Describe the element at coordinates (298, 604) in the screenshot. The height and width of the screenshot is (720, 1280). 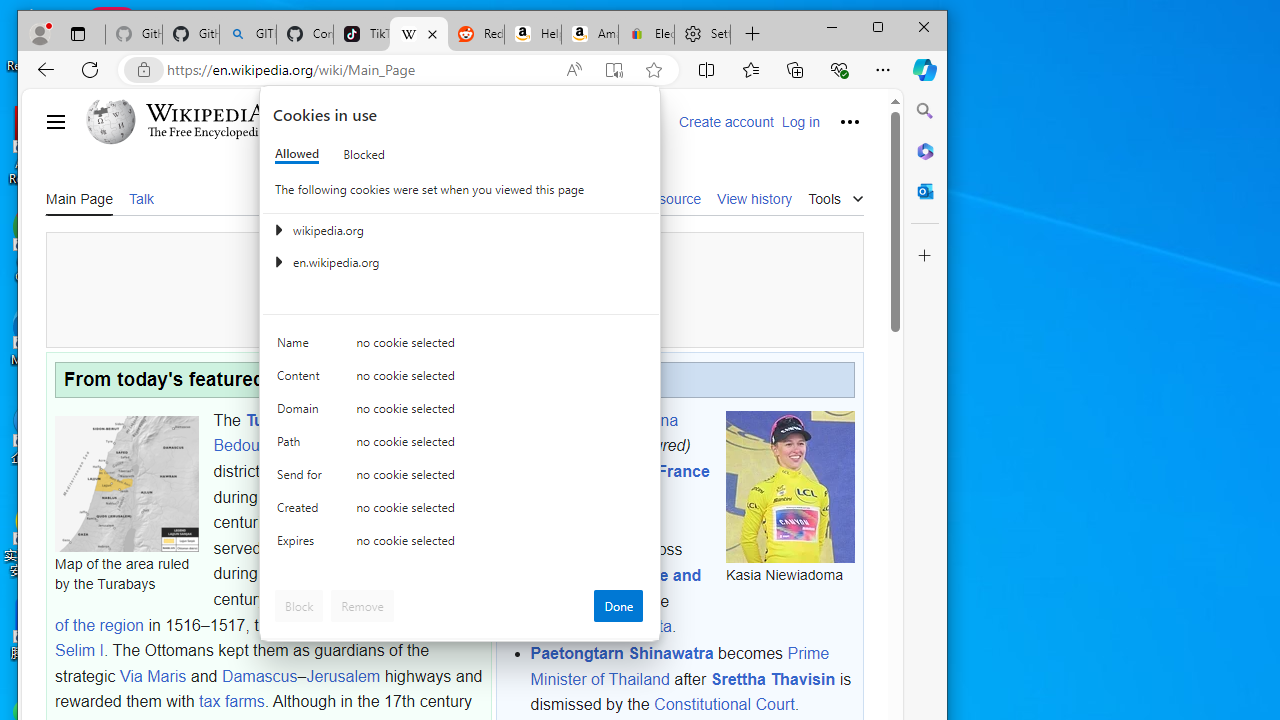
I see `'Block'` at that location.